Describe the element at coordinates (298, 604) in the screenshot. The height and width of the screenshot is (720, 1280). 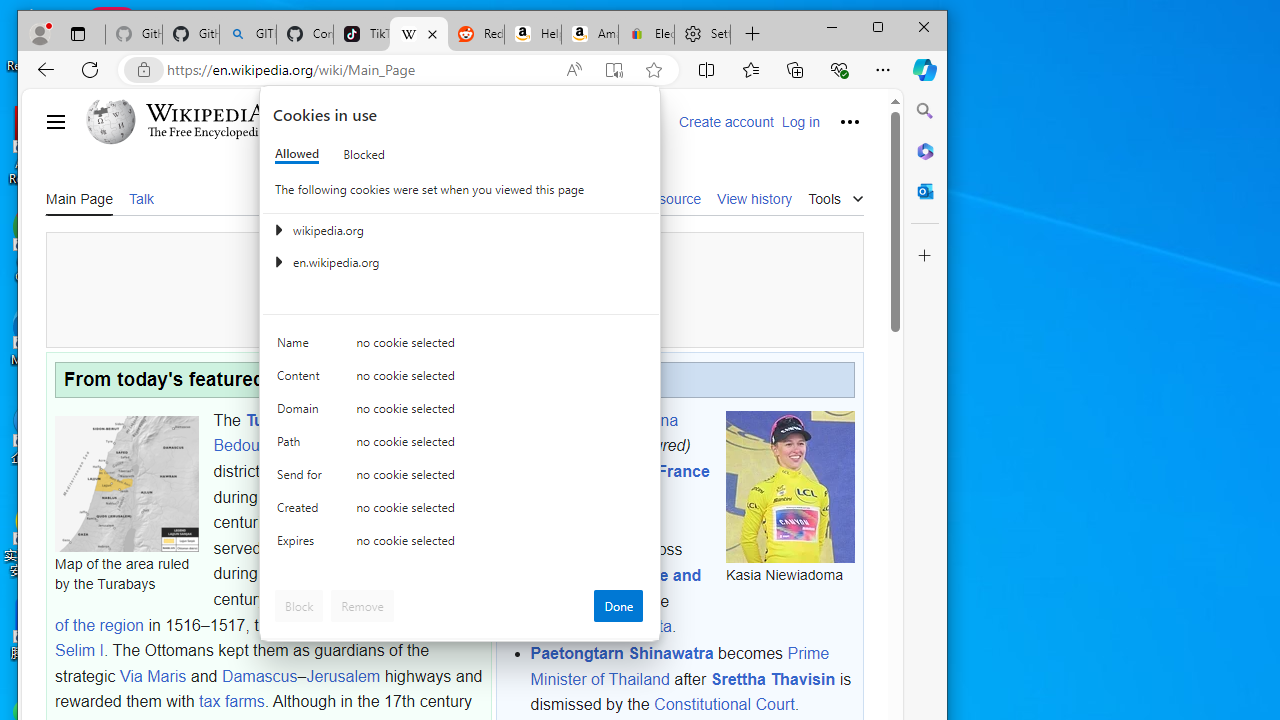
I see `'Block'` at that location.